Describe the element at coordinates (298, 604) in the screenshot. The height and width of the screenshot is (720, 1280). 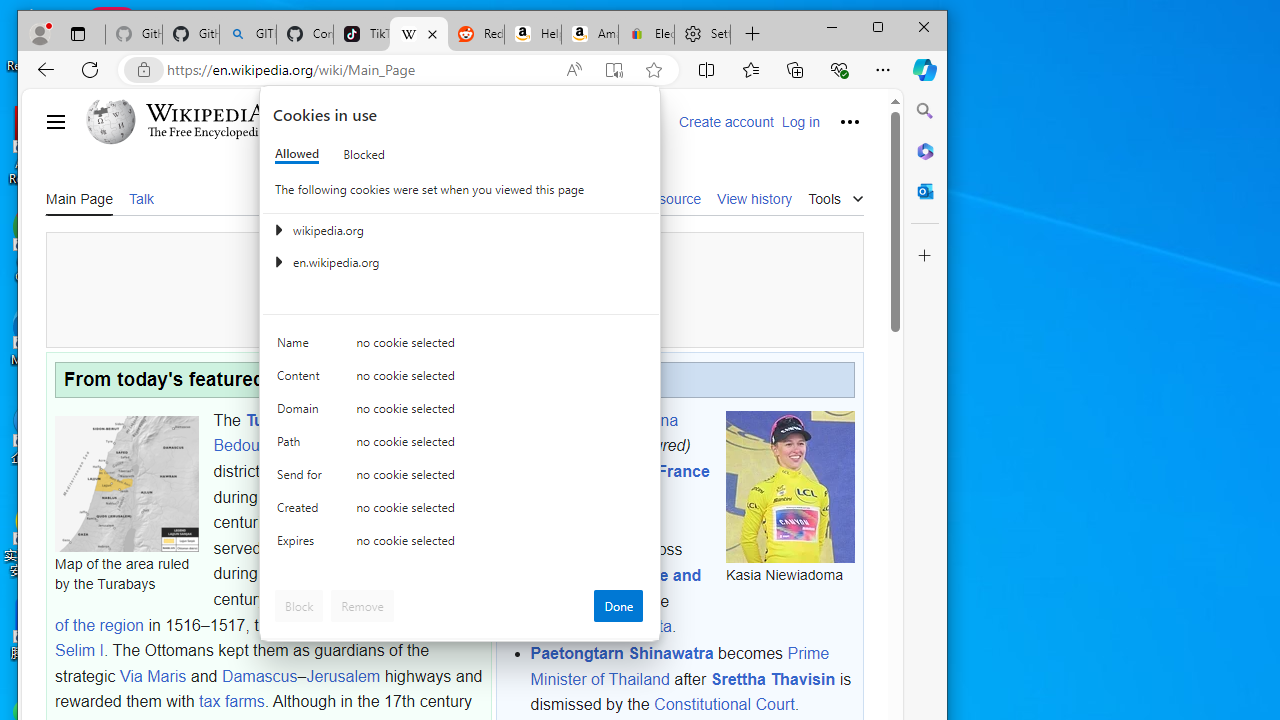
I see `'Block'` at that location.